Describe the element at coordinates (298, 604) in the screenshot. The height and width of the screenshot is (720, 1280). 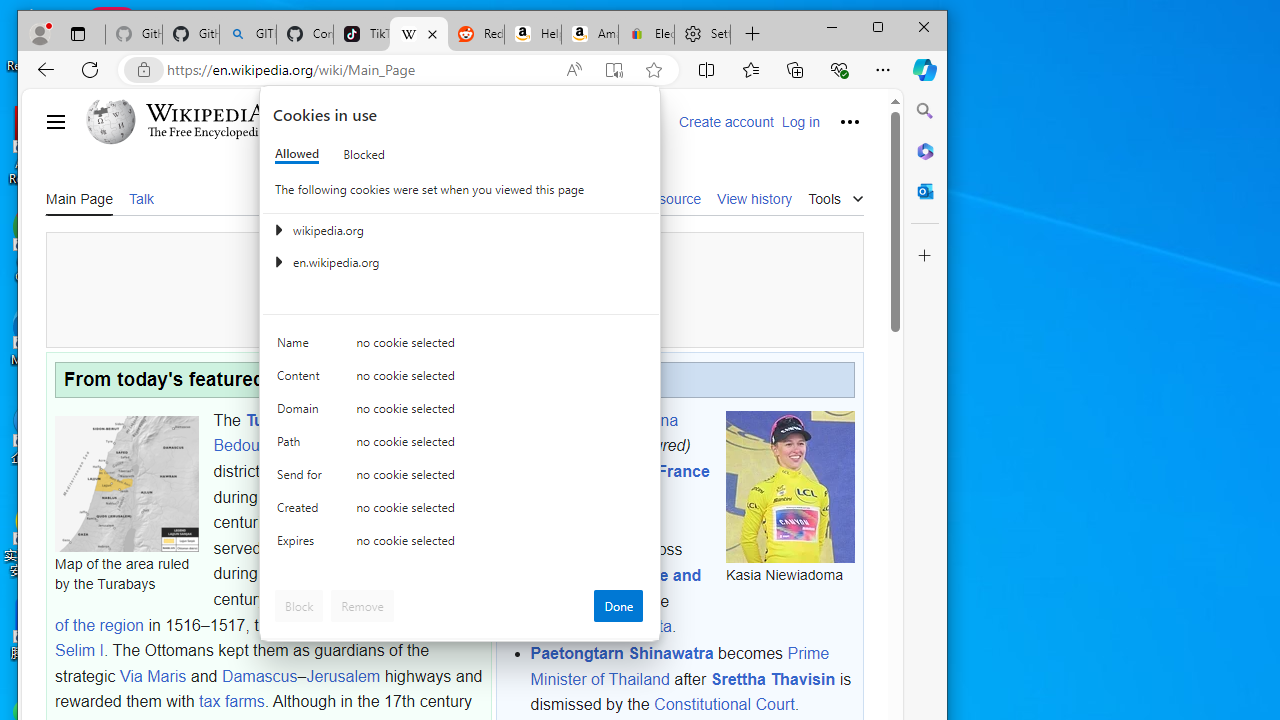
I see `'Block'` at that location.